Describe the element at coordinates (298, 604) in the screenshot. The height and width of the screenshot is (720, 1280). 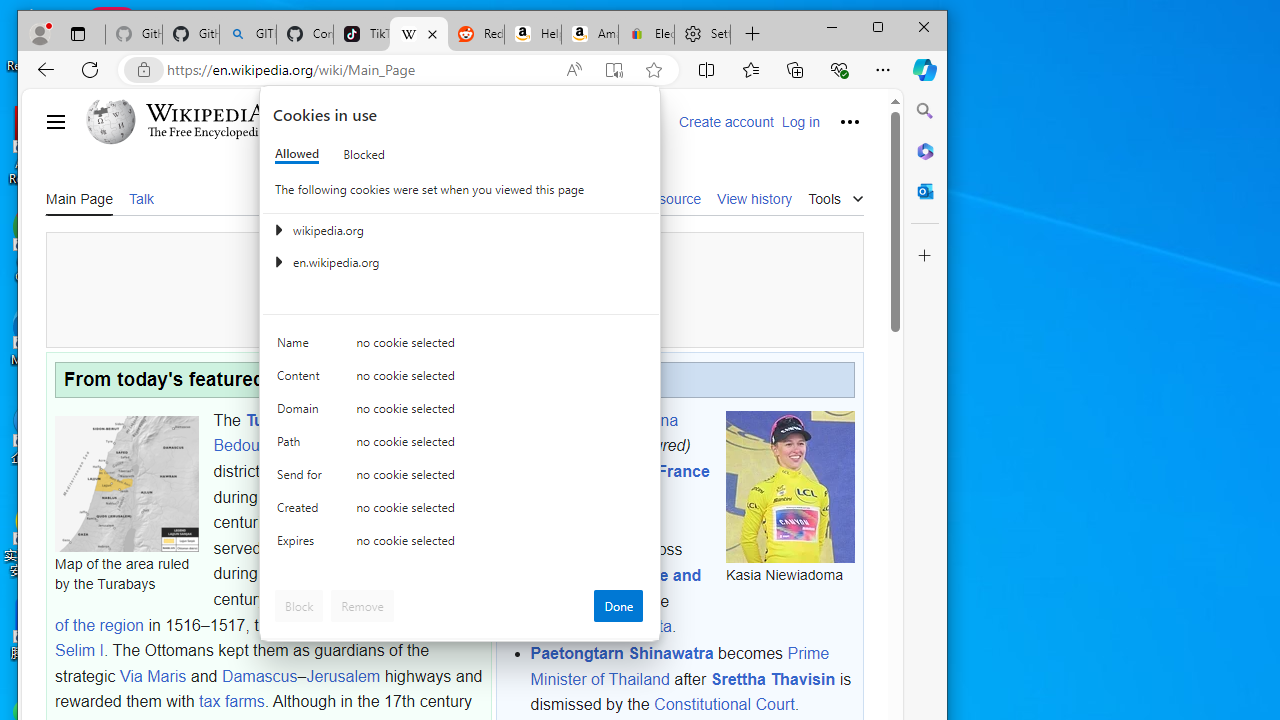
I see `'Block'` at that location.